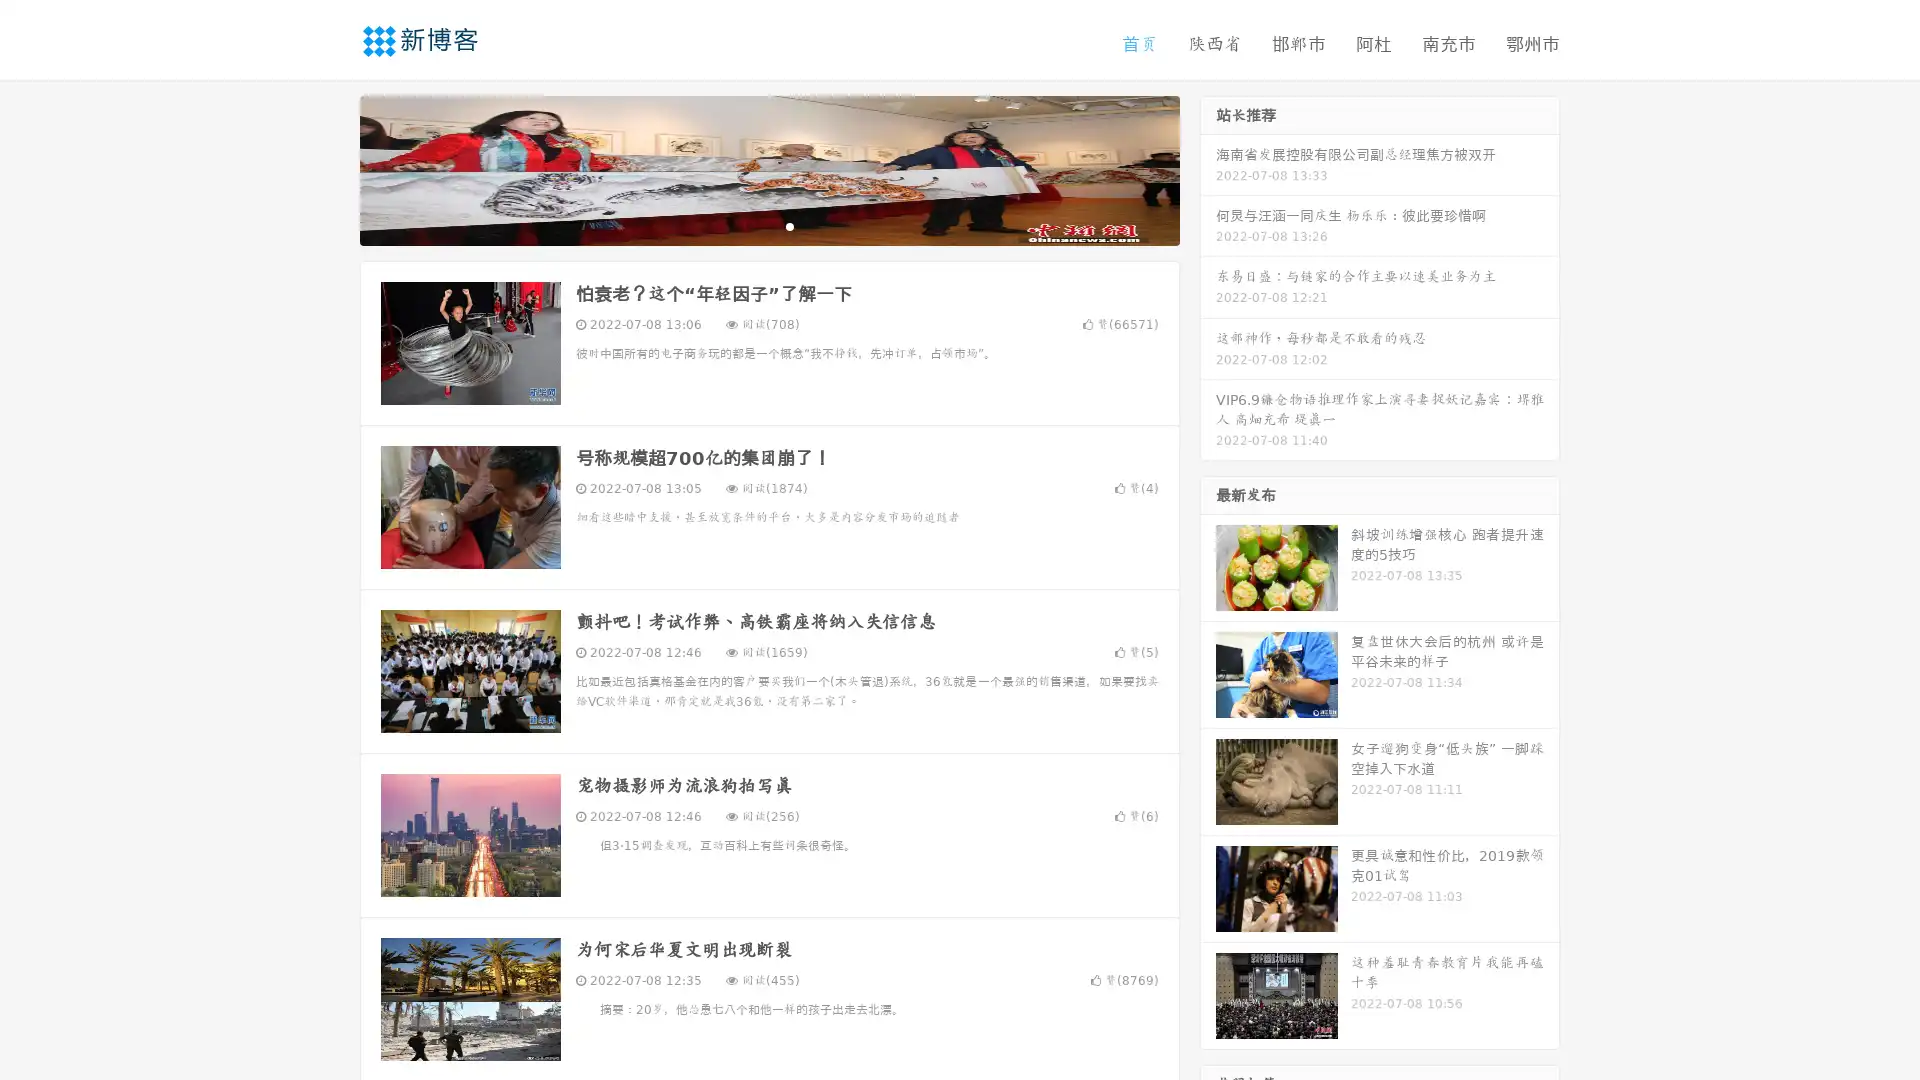 The image size is (1920, 1080). What do you see at coordinates (789, 225) in the screenshot?
I see `Go to slide 3` at bounding box center [789, 225].